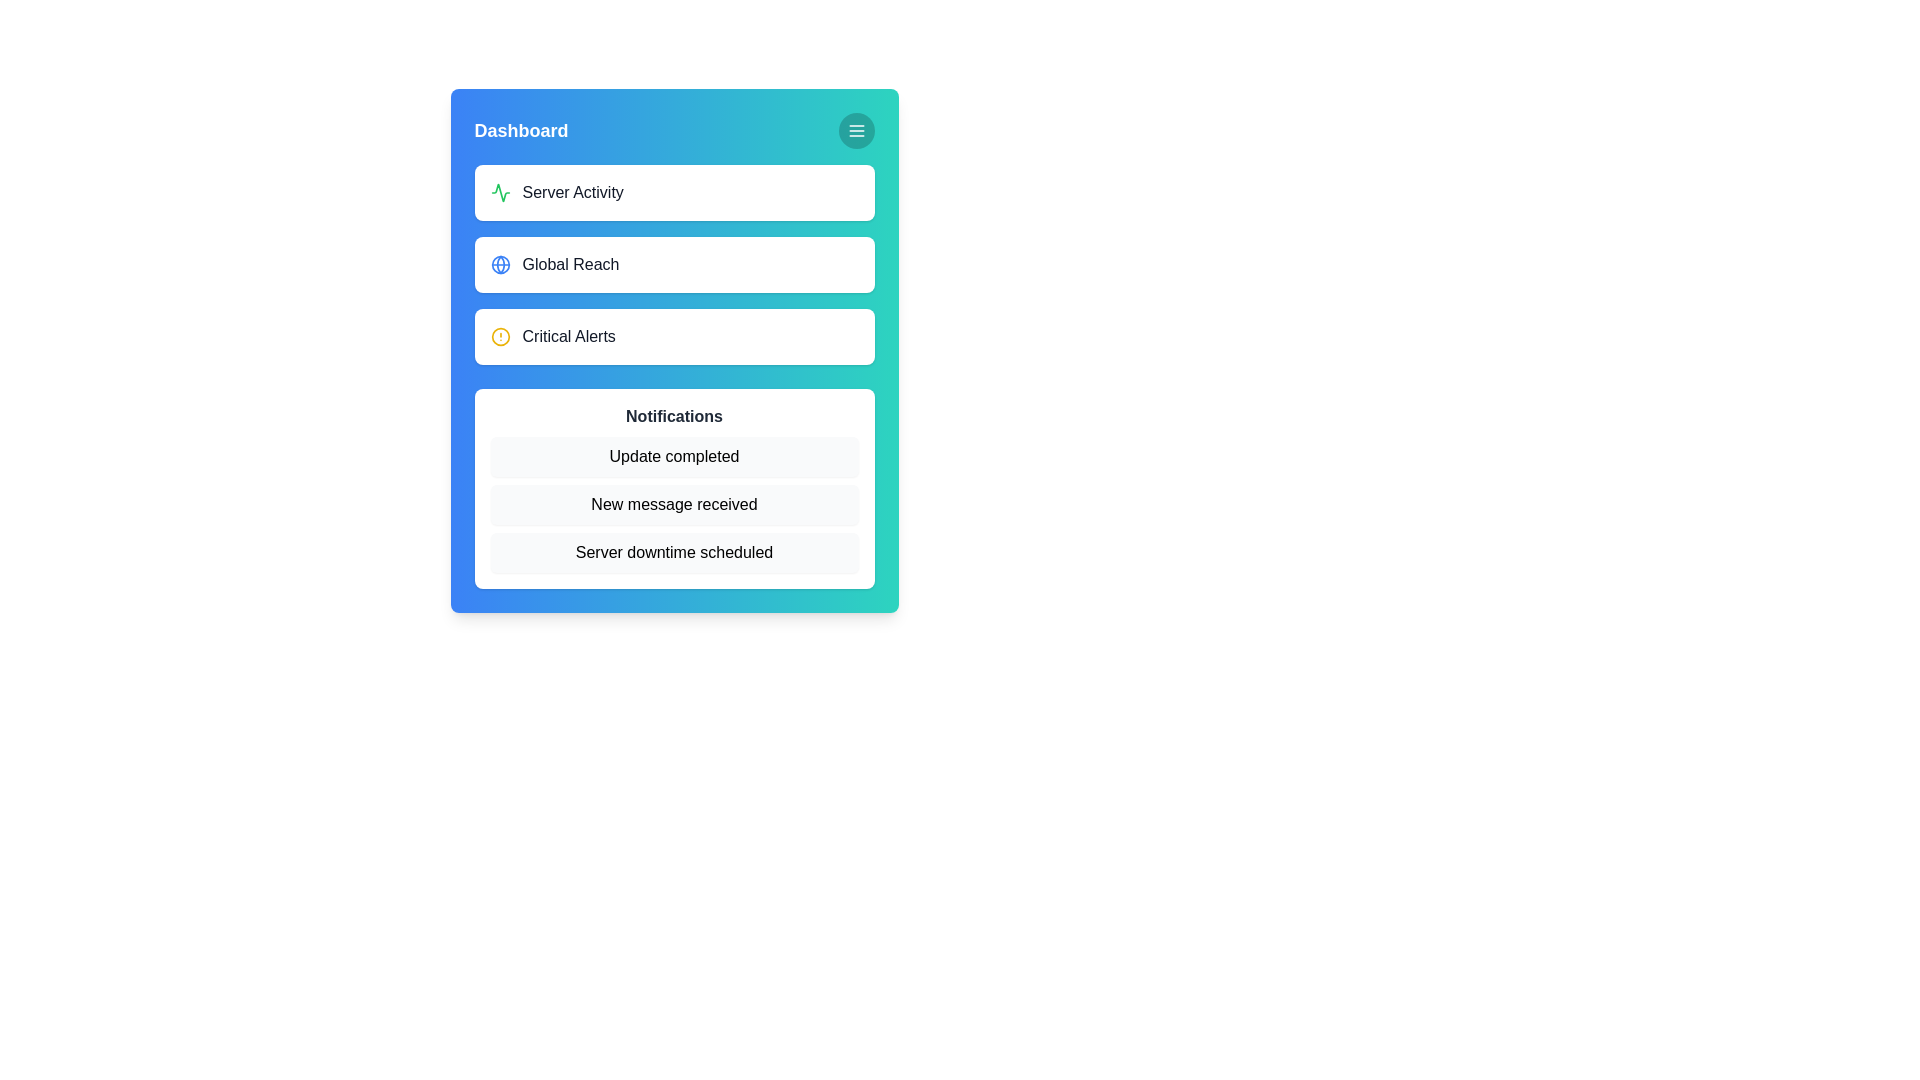 Image resolution: width=1920 pixels, height=1080 pixels. What do you see at coordinates (570, 264) in the screenshot?
I see `the static text label indicating 'Global Reach' in the second section of the card, which is located adjacent to a globe-shaped icon` at bounding box center [570, 264].